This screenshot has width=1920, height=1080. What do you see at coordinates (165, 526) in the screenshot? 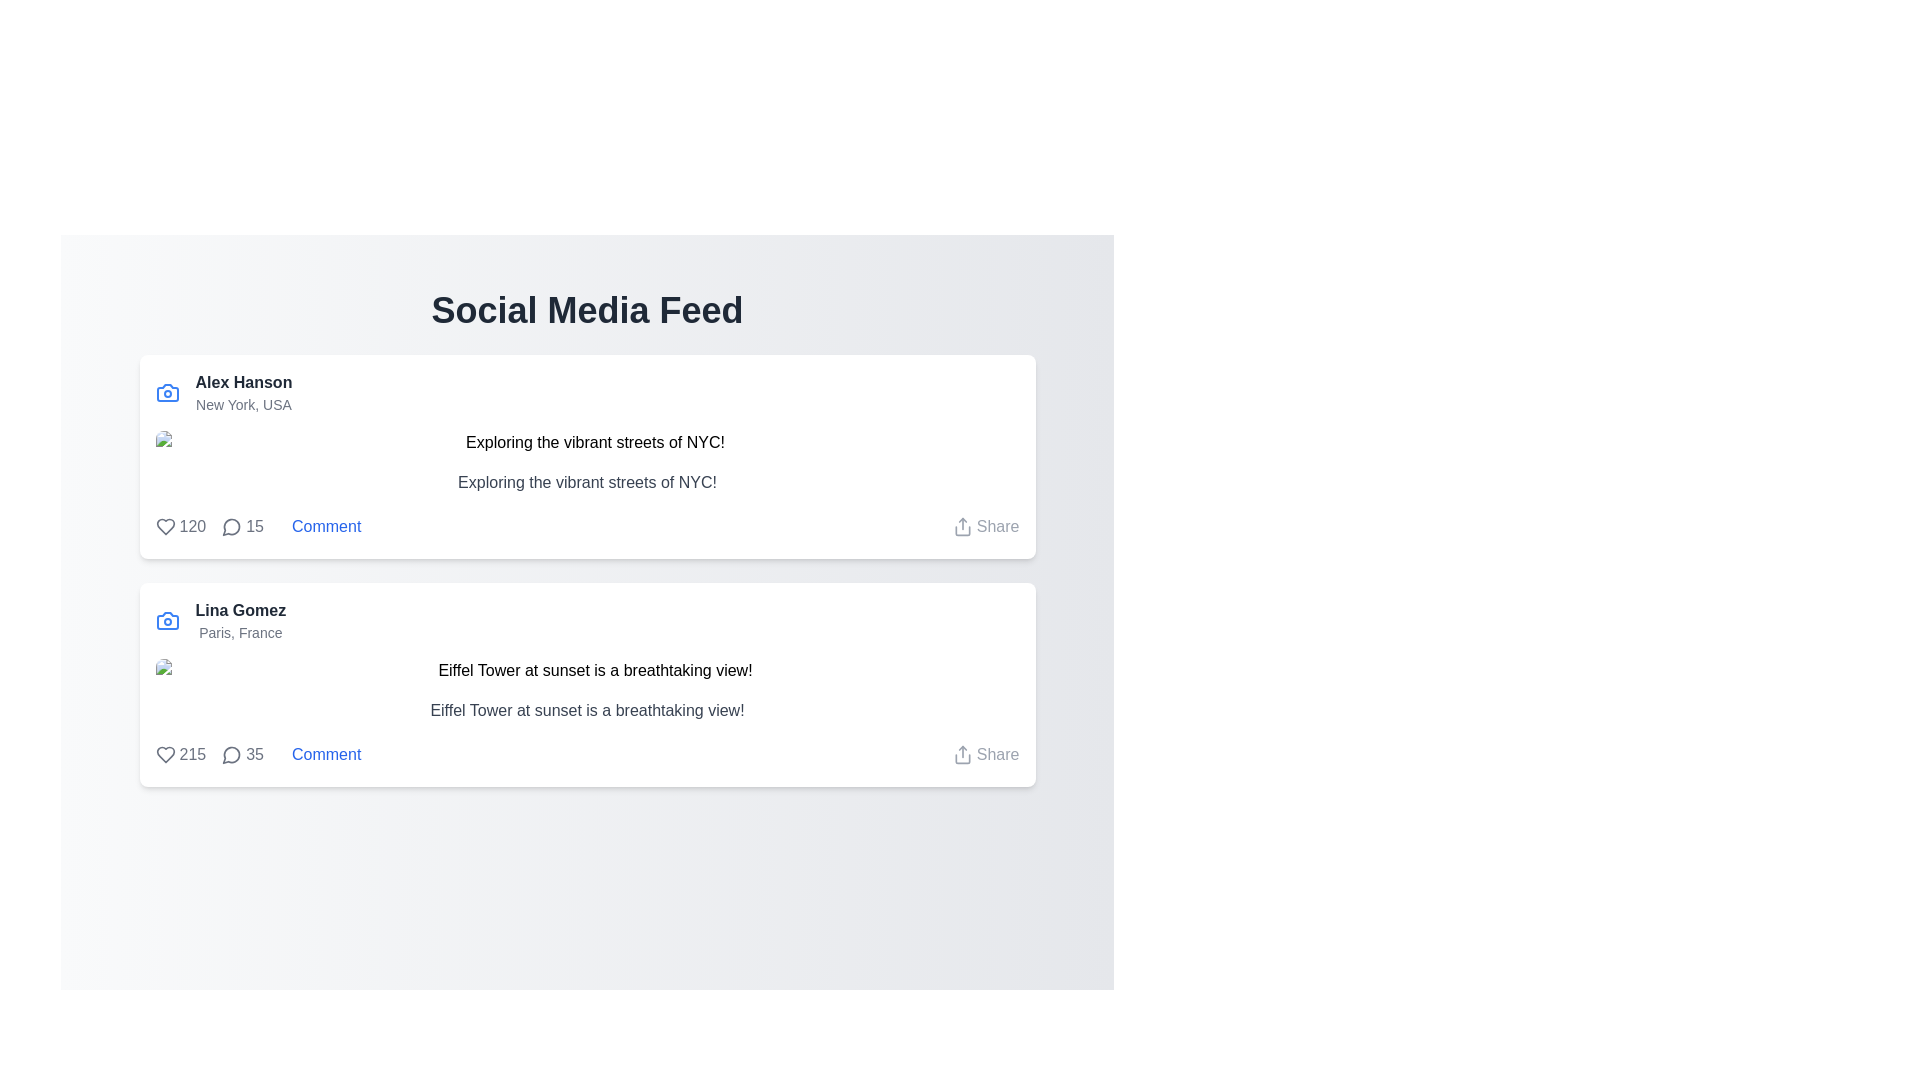
I see `the stylized heart icon located at the bottom left corner of the first feed post to like or unlike the post` at bounding box center [165, 526].